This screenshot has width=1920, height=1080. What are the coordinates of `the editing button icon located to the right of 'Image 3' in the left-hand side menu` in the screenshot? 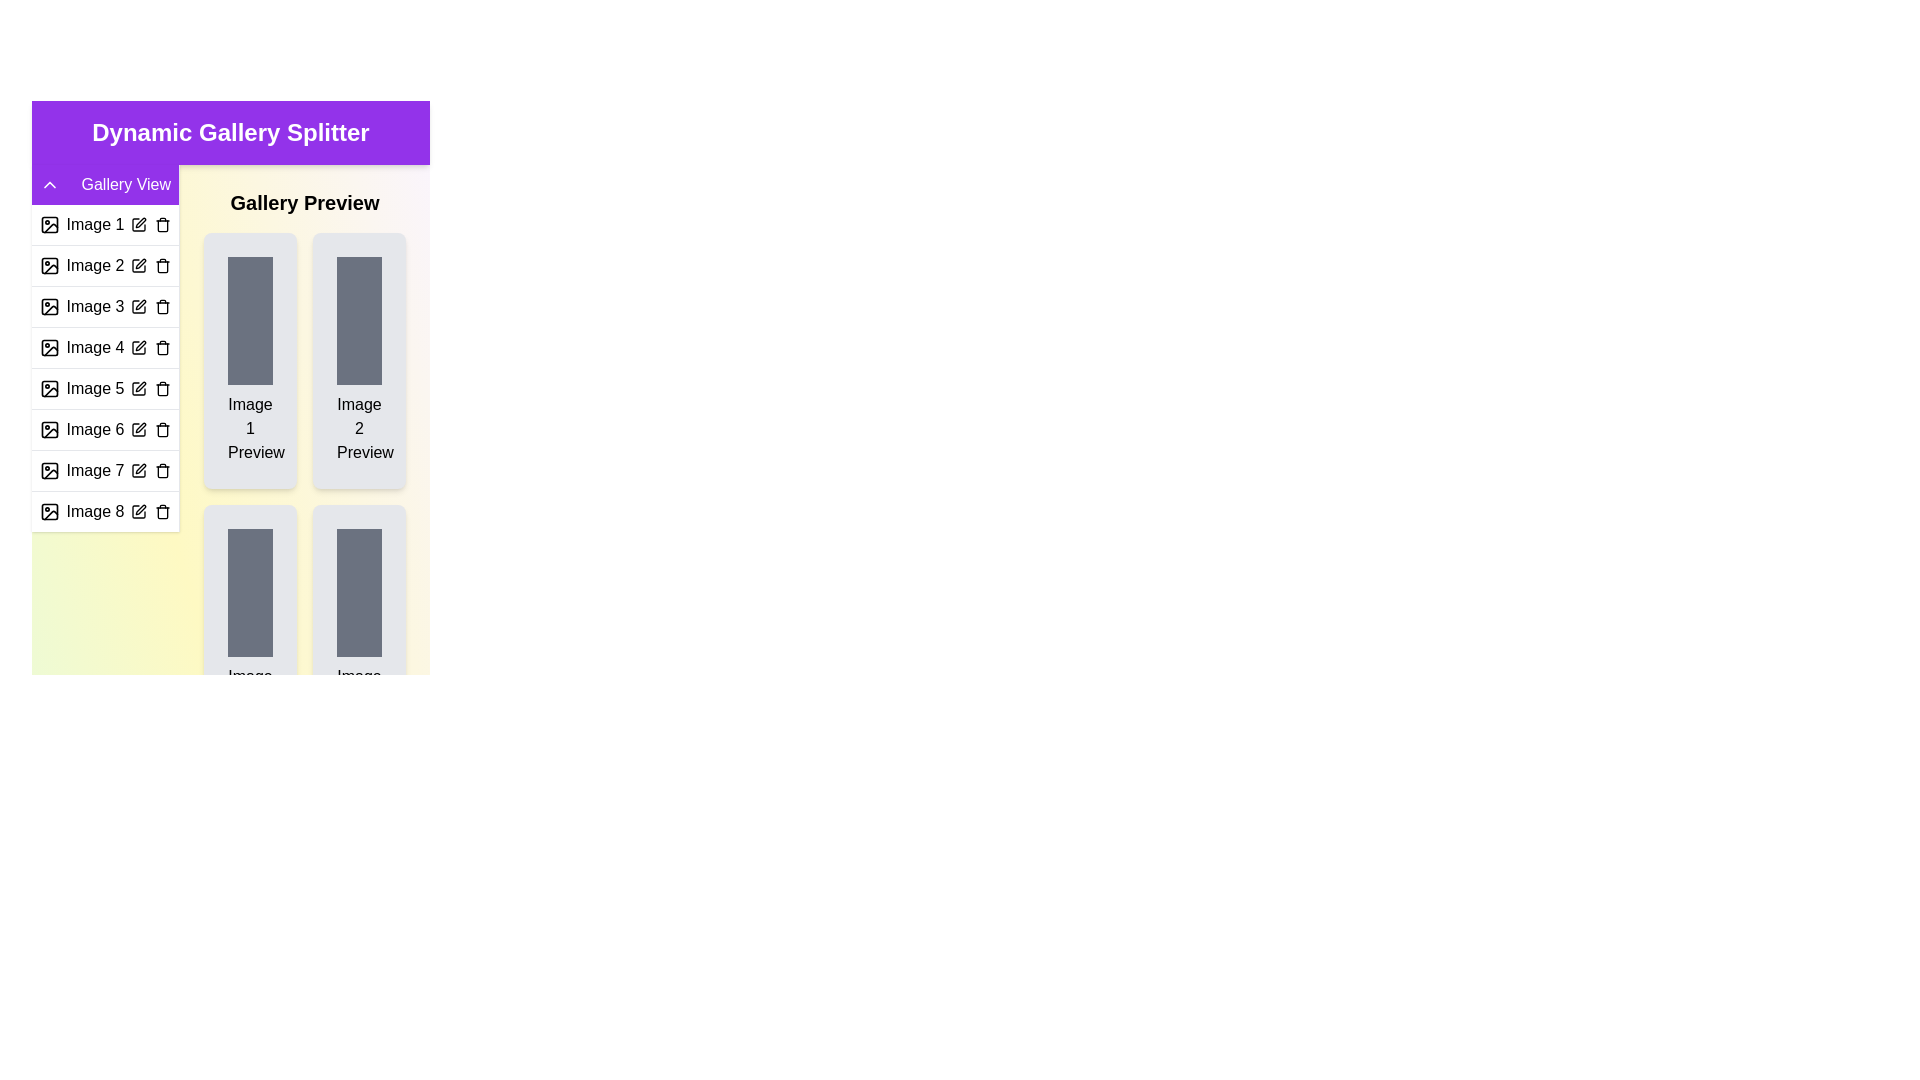 It's located at (139, 304).